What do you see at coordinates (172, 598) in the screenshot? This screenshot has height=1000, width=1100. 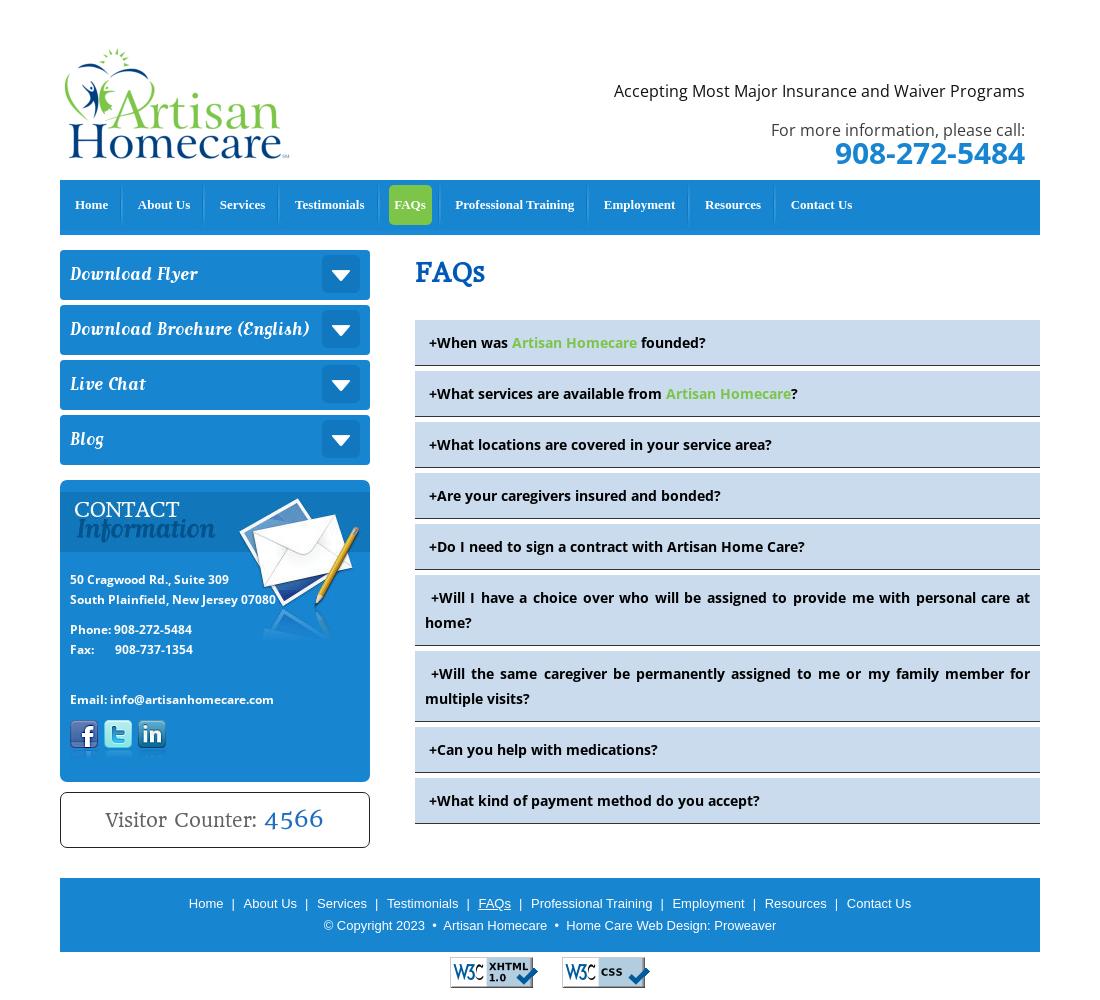 I see `'South Plainfield, New Jersey 07080'` at bounding box center [172, 598].